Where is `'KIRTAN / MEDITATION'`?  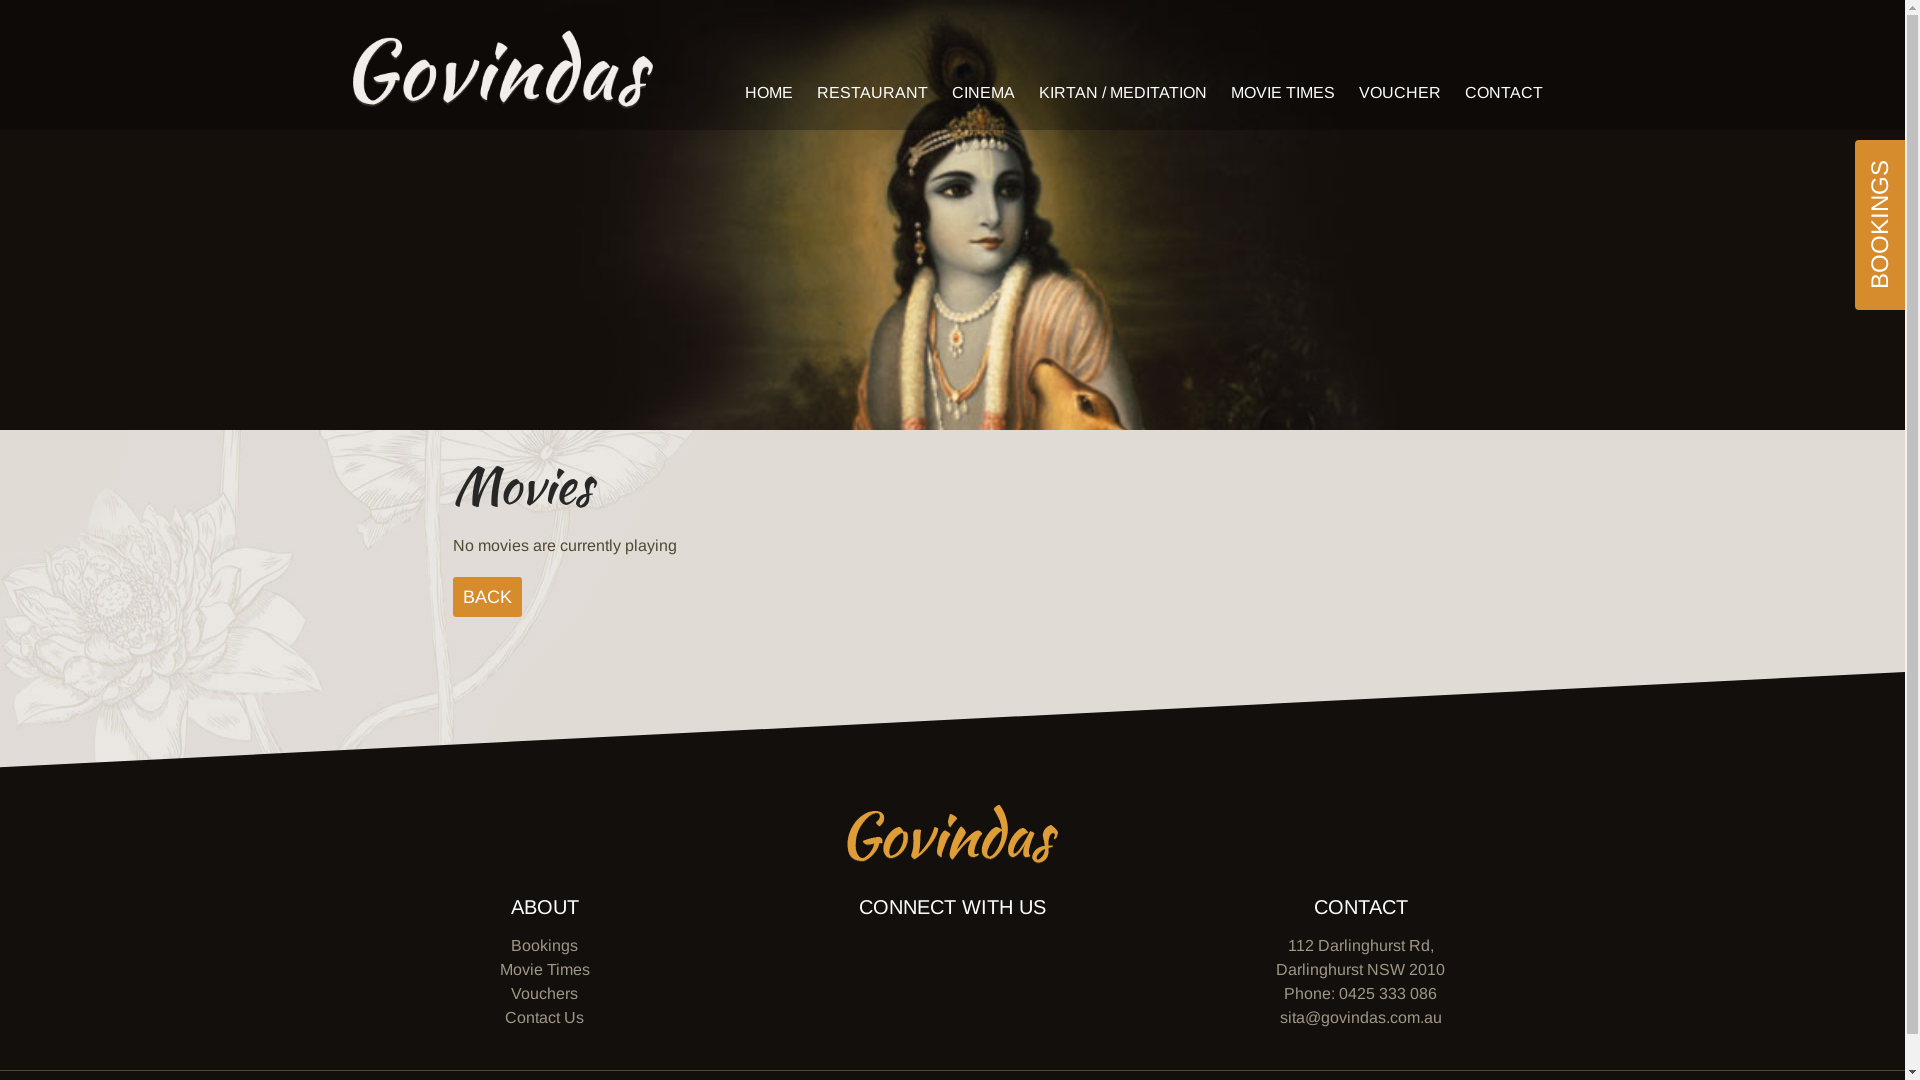 'KIRTAN / MEDITATION' is located at coordinates (1122, 92).